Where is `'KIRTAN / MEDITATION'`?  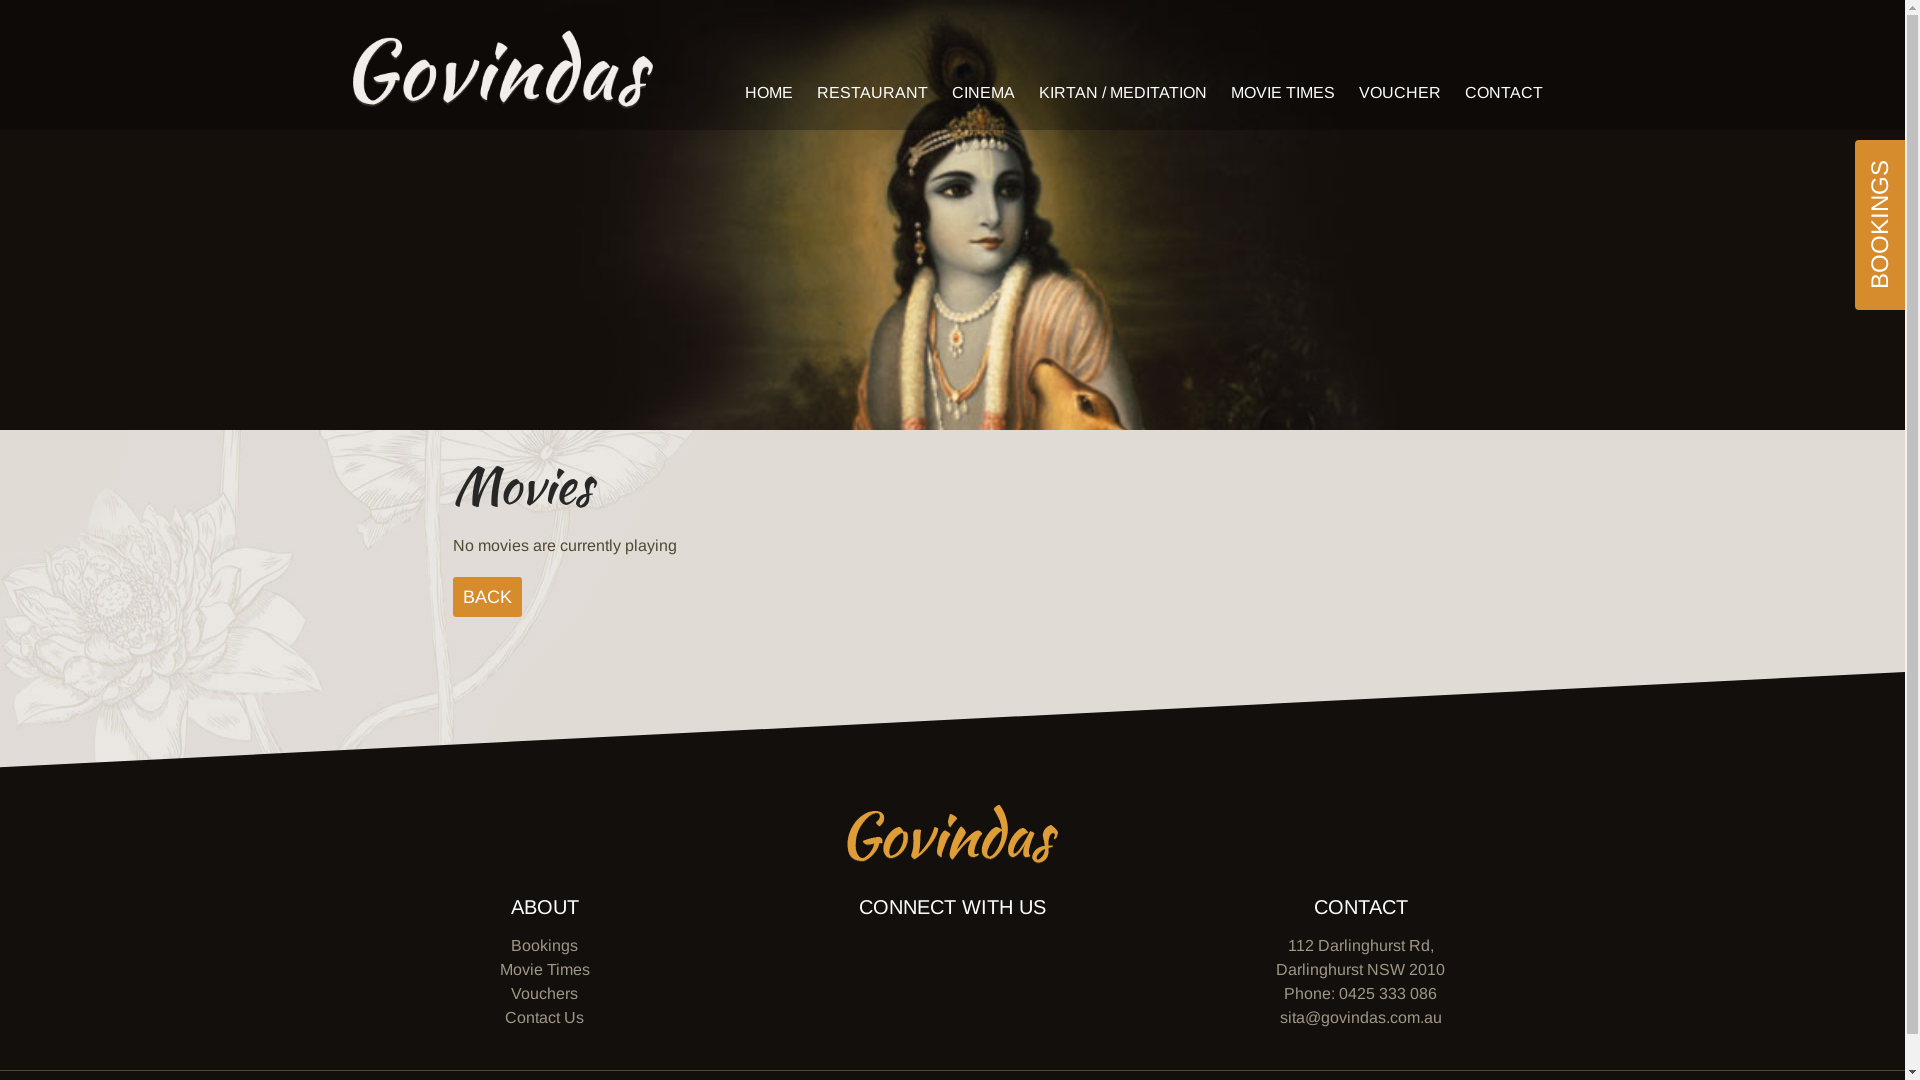 'KIRTAN / MEDITATION' is located at coordinates (1122, 92).